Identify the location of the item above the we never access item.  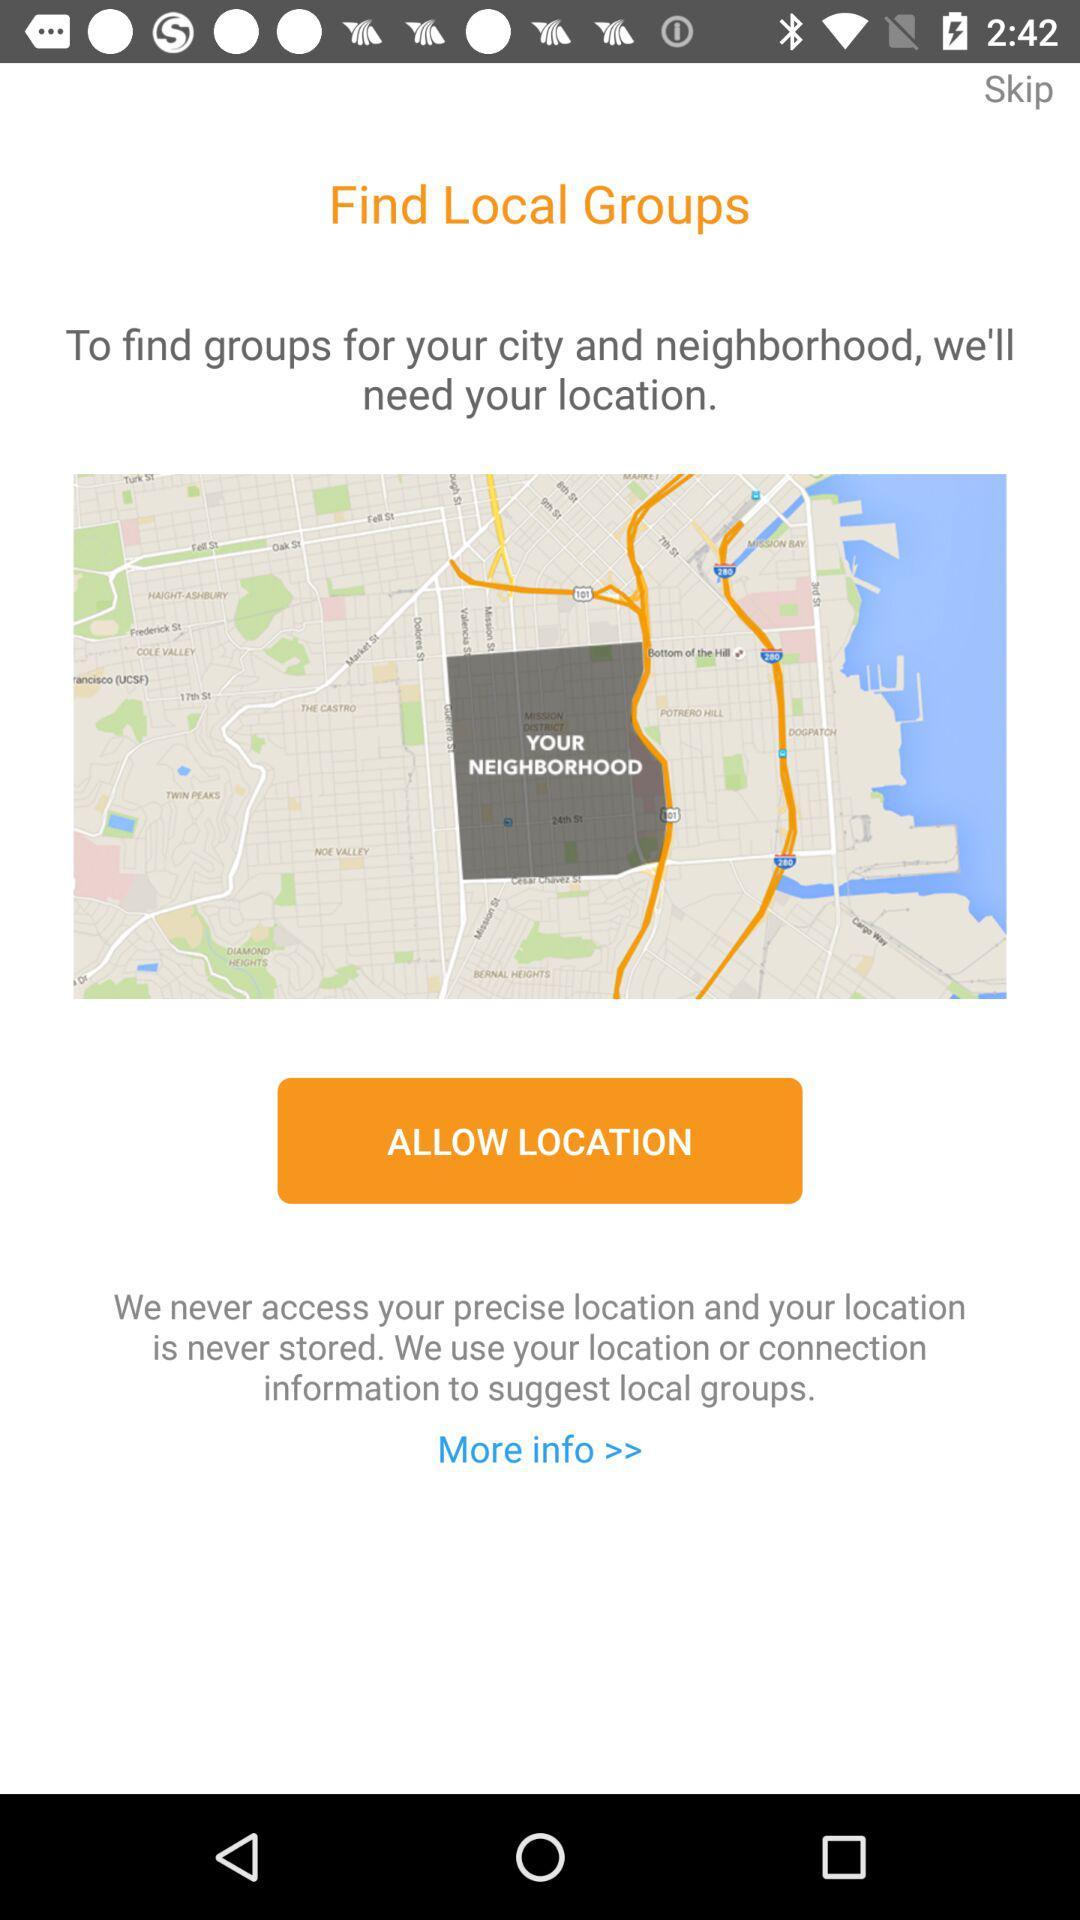
(540, 1140).